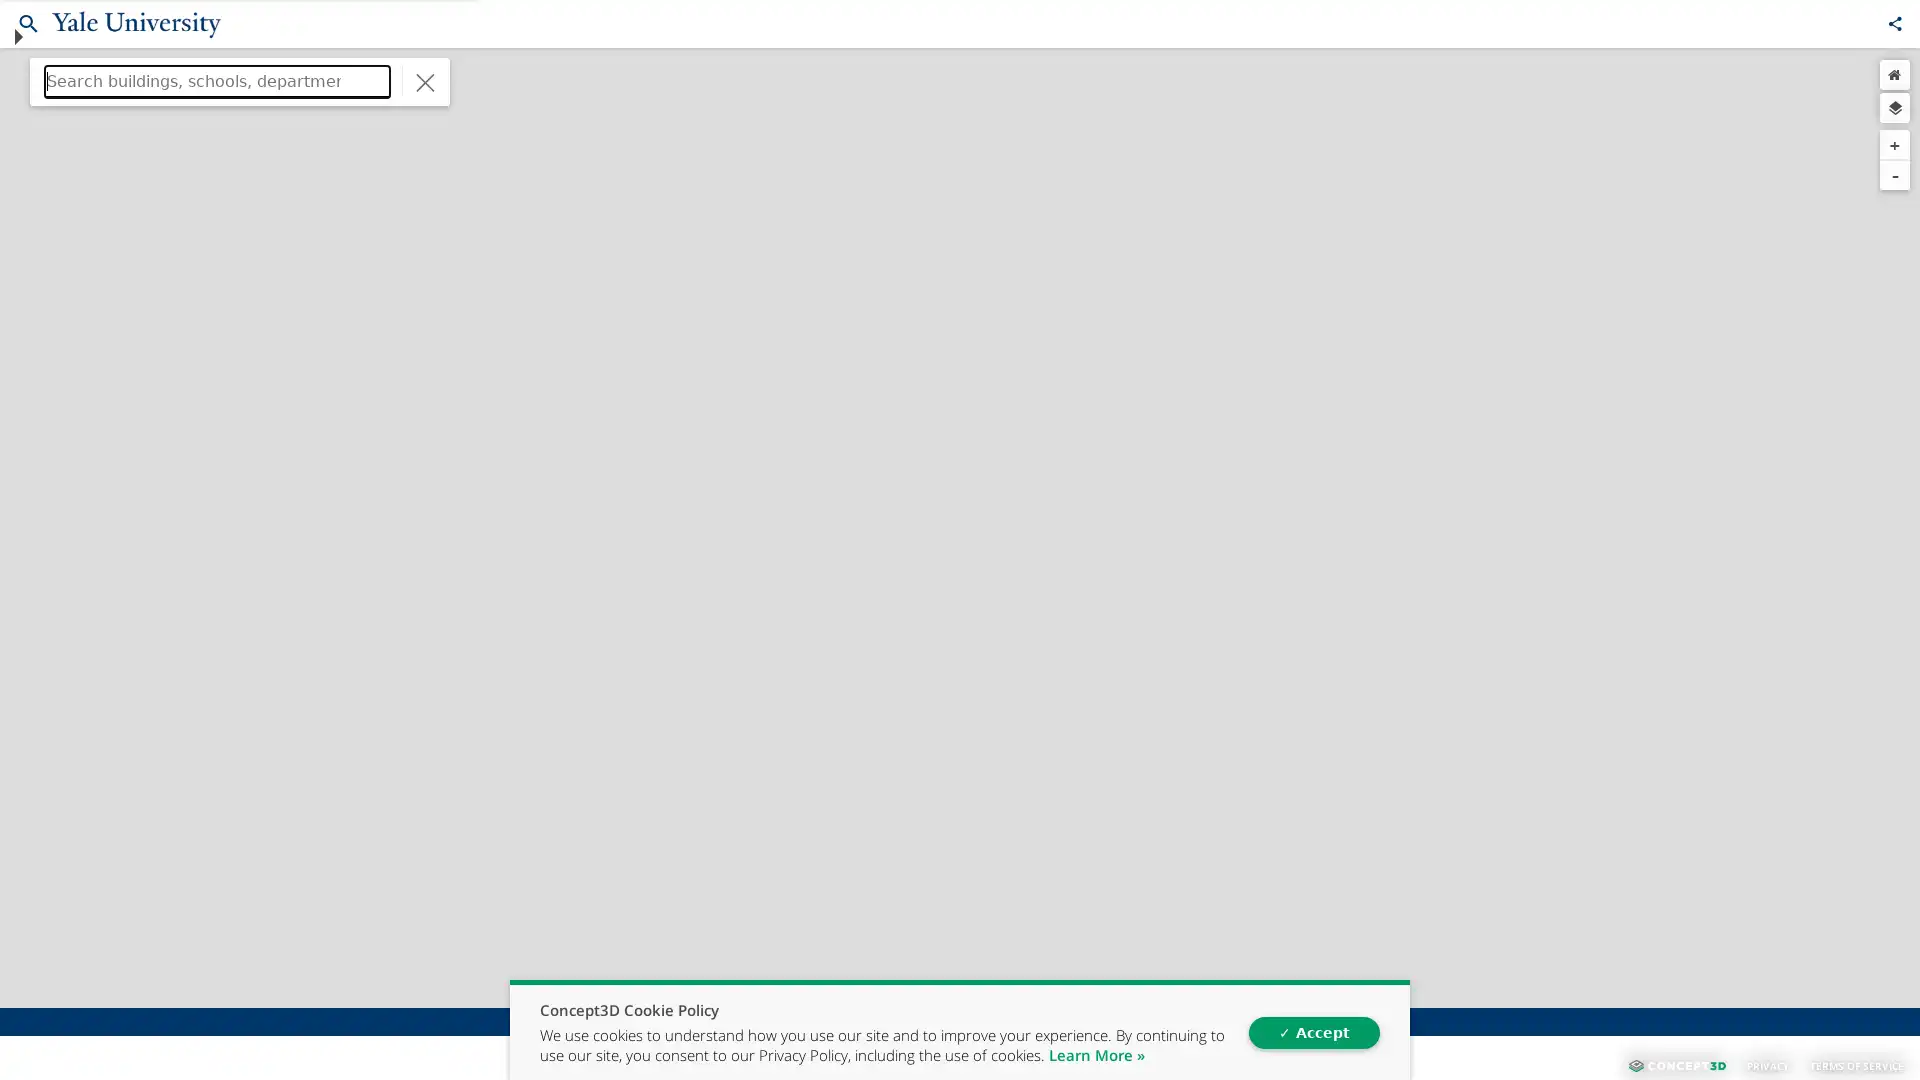 This screenshot has height=1080, width=1920. I want to click on Zoom out, so click(1894, 176).